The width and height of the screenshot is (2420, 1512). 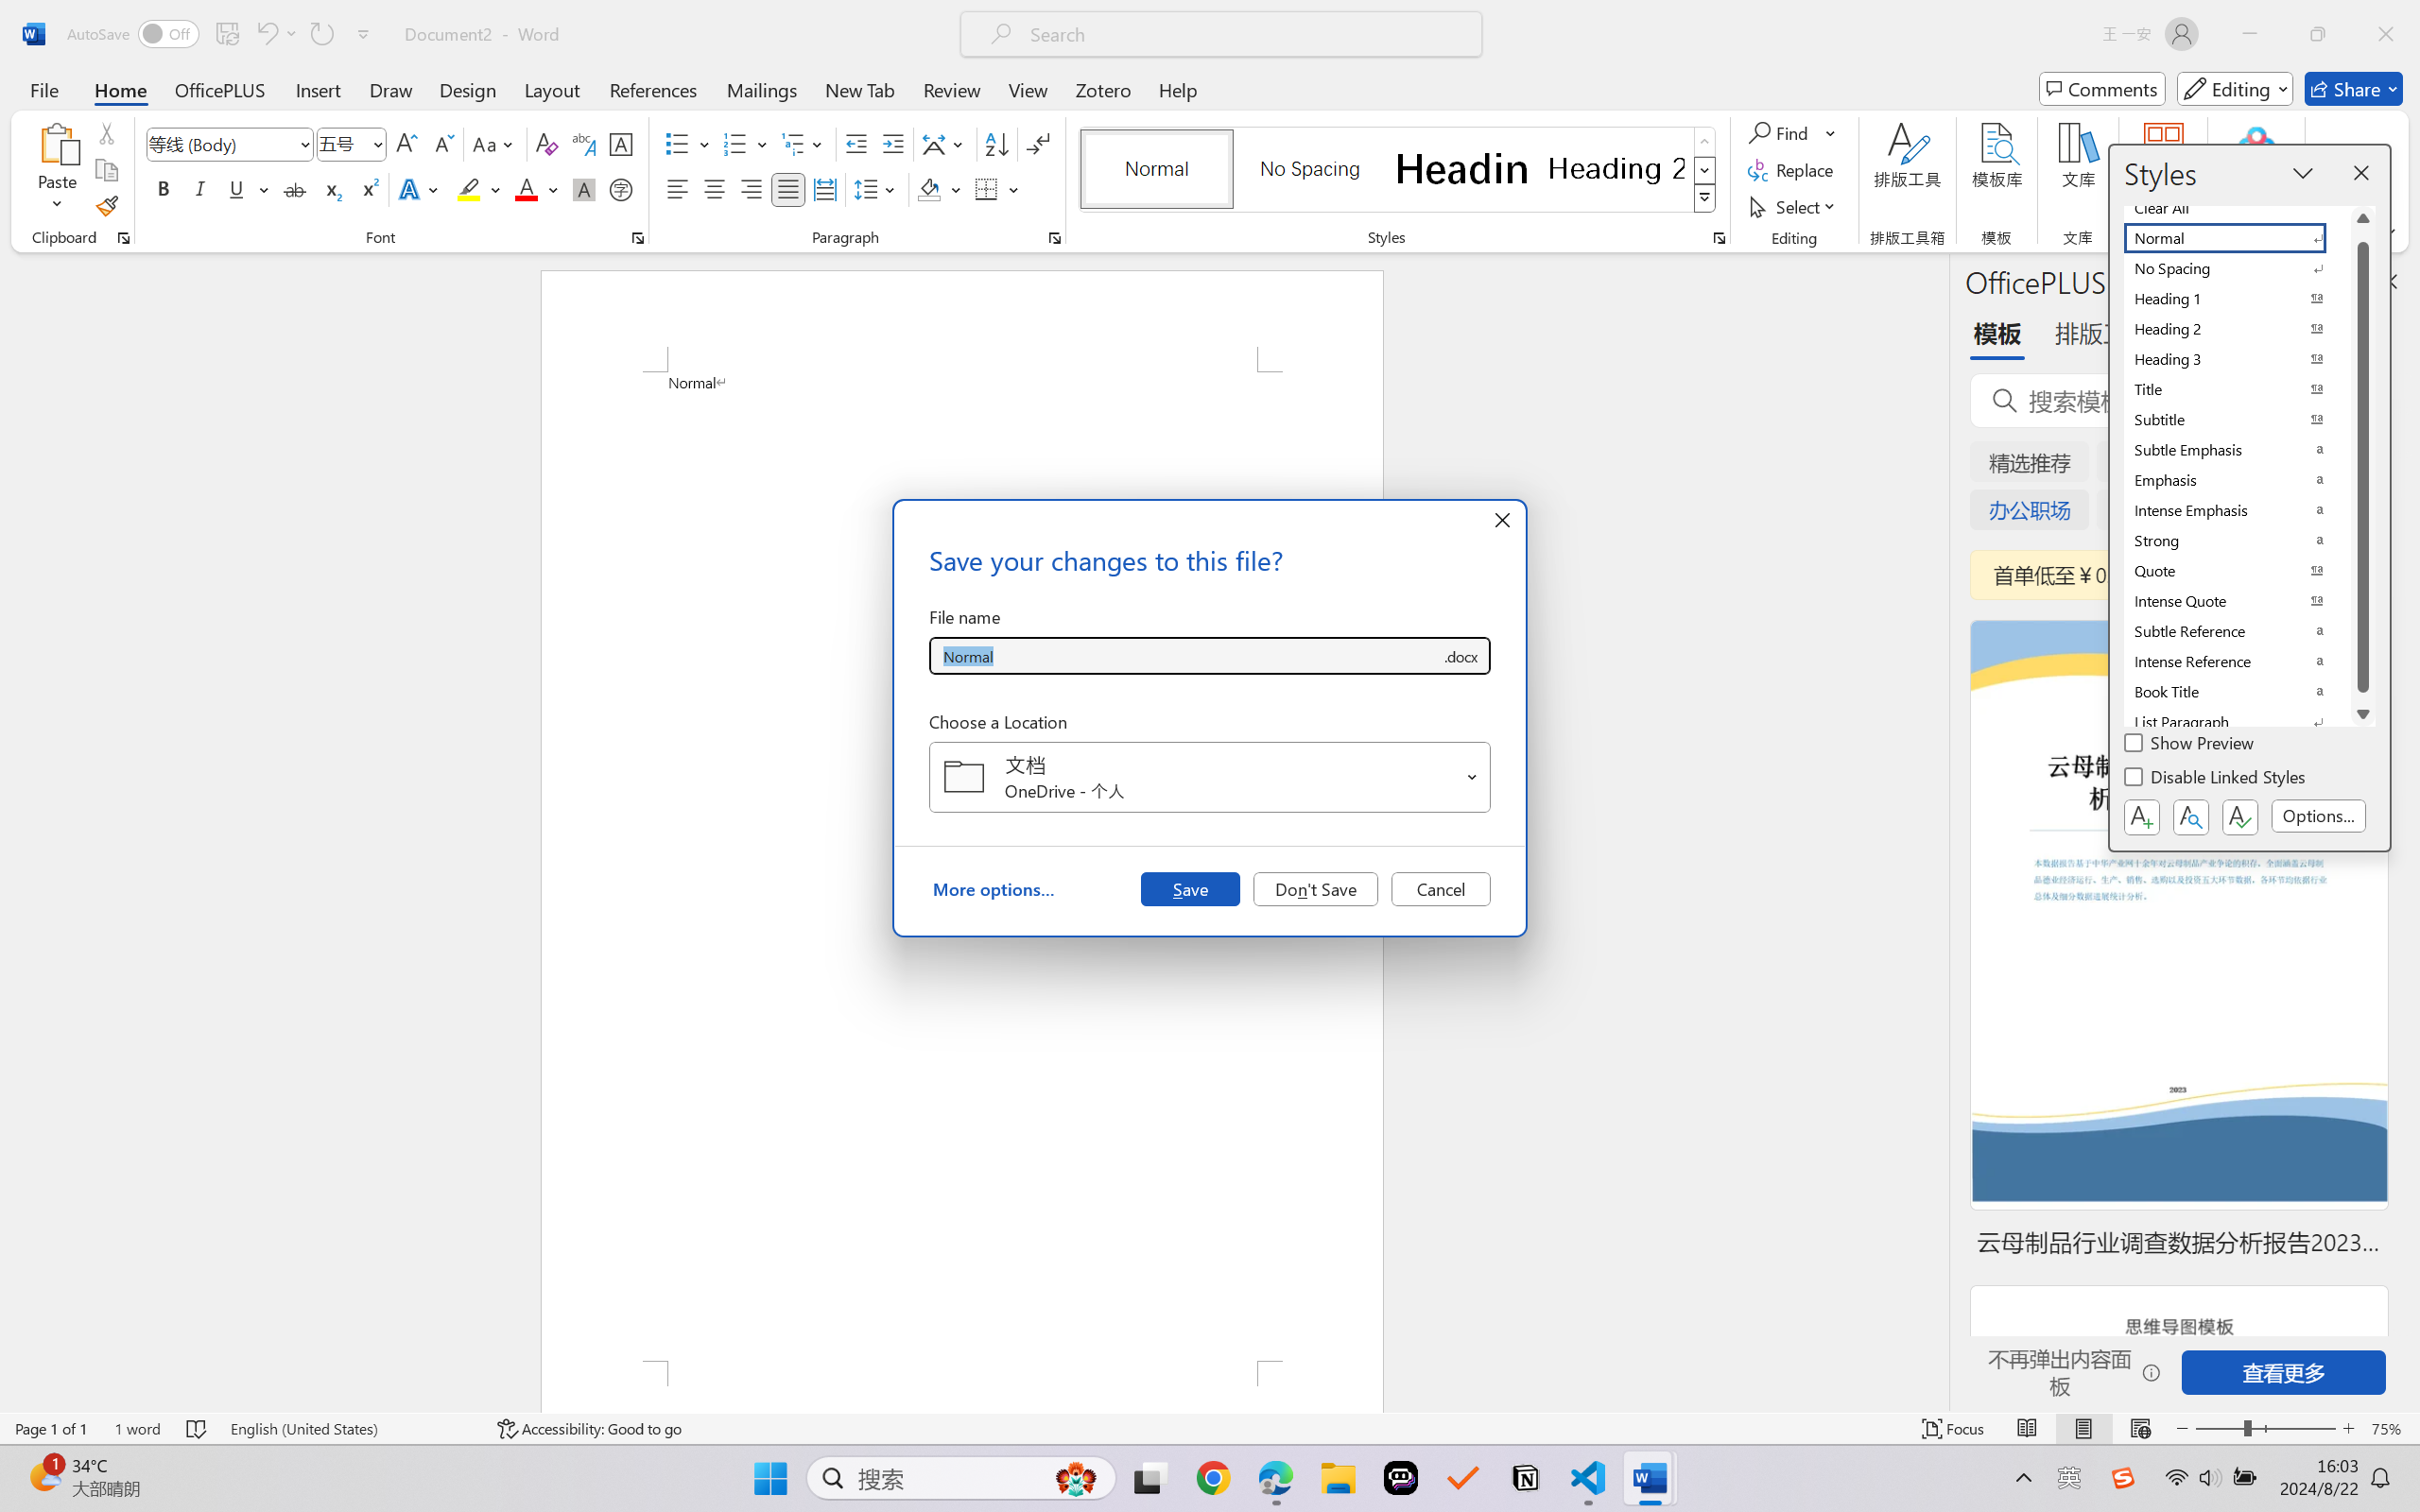 What do you see at coordinates (2250, 33) in the screenshot?
I see `'Minimize'` at bounding box center [2250, 33].